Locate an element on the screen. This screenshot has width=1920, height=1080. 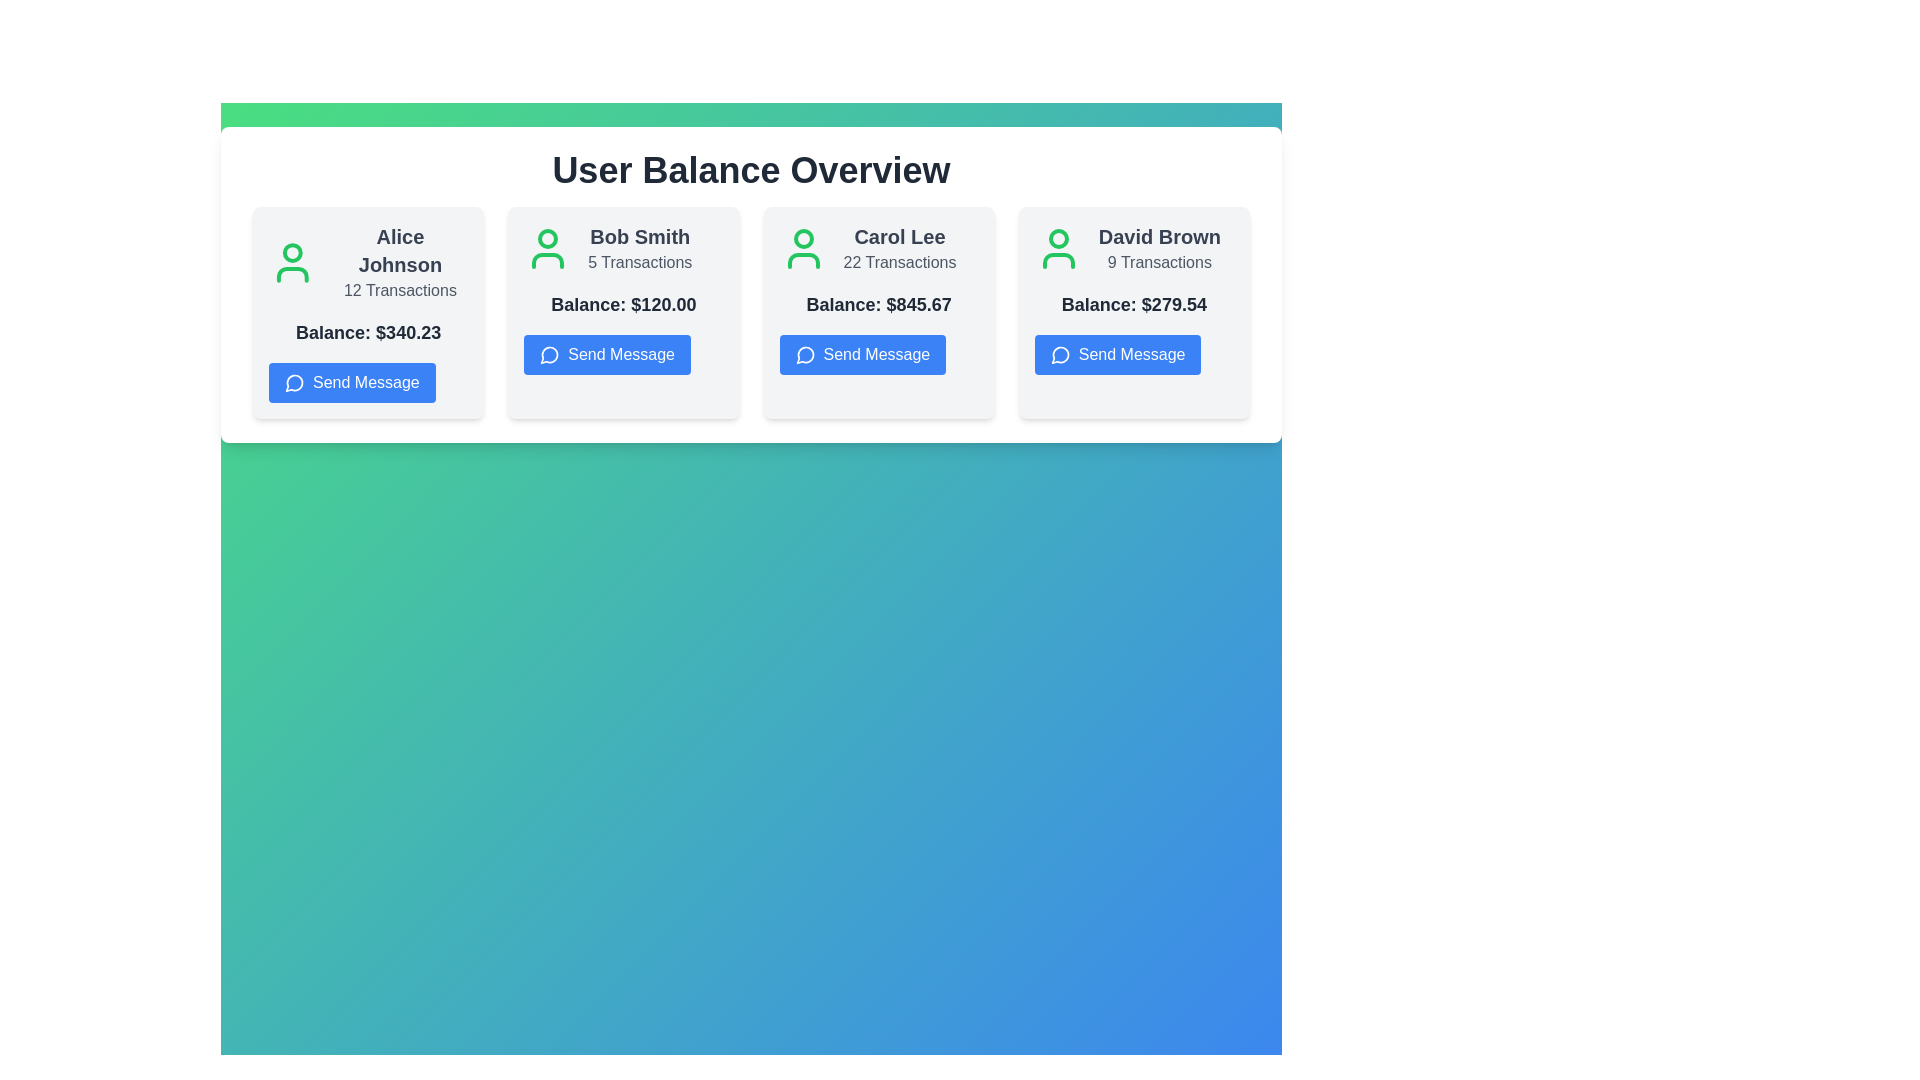
the leftmost icon of the 'Send Message' button located at the bottom of Alice Johnson's user details card is located at coordinates (293, 382).